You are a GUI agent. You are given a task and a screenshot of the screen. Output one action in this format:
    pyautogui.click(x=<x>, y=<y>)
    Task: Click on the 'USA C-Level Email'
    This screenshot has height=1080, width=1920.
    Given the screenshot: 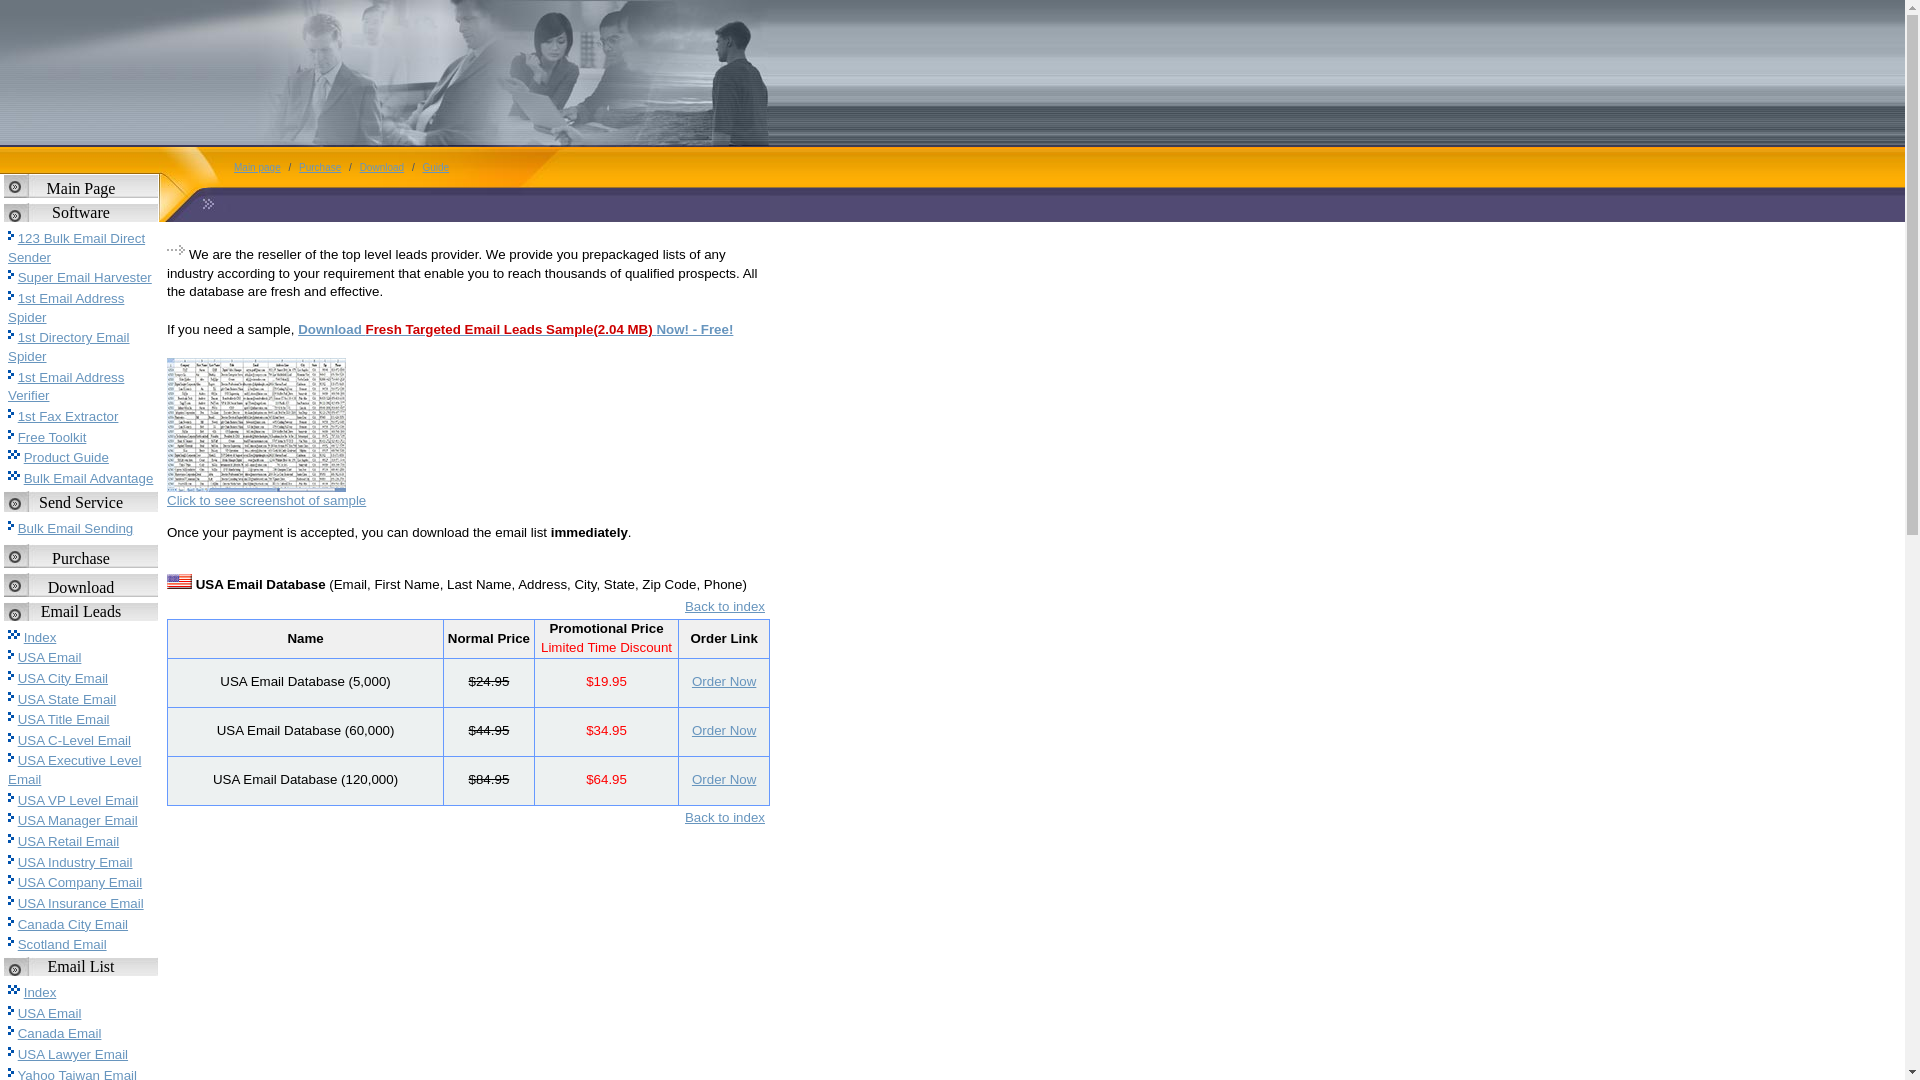 What is the action you would take?
    pyautogui.click(x=74, y=740)
    